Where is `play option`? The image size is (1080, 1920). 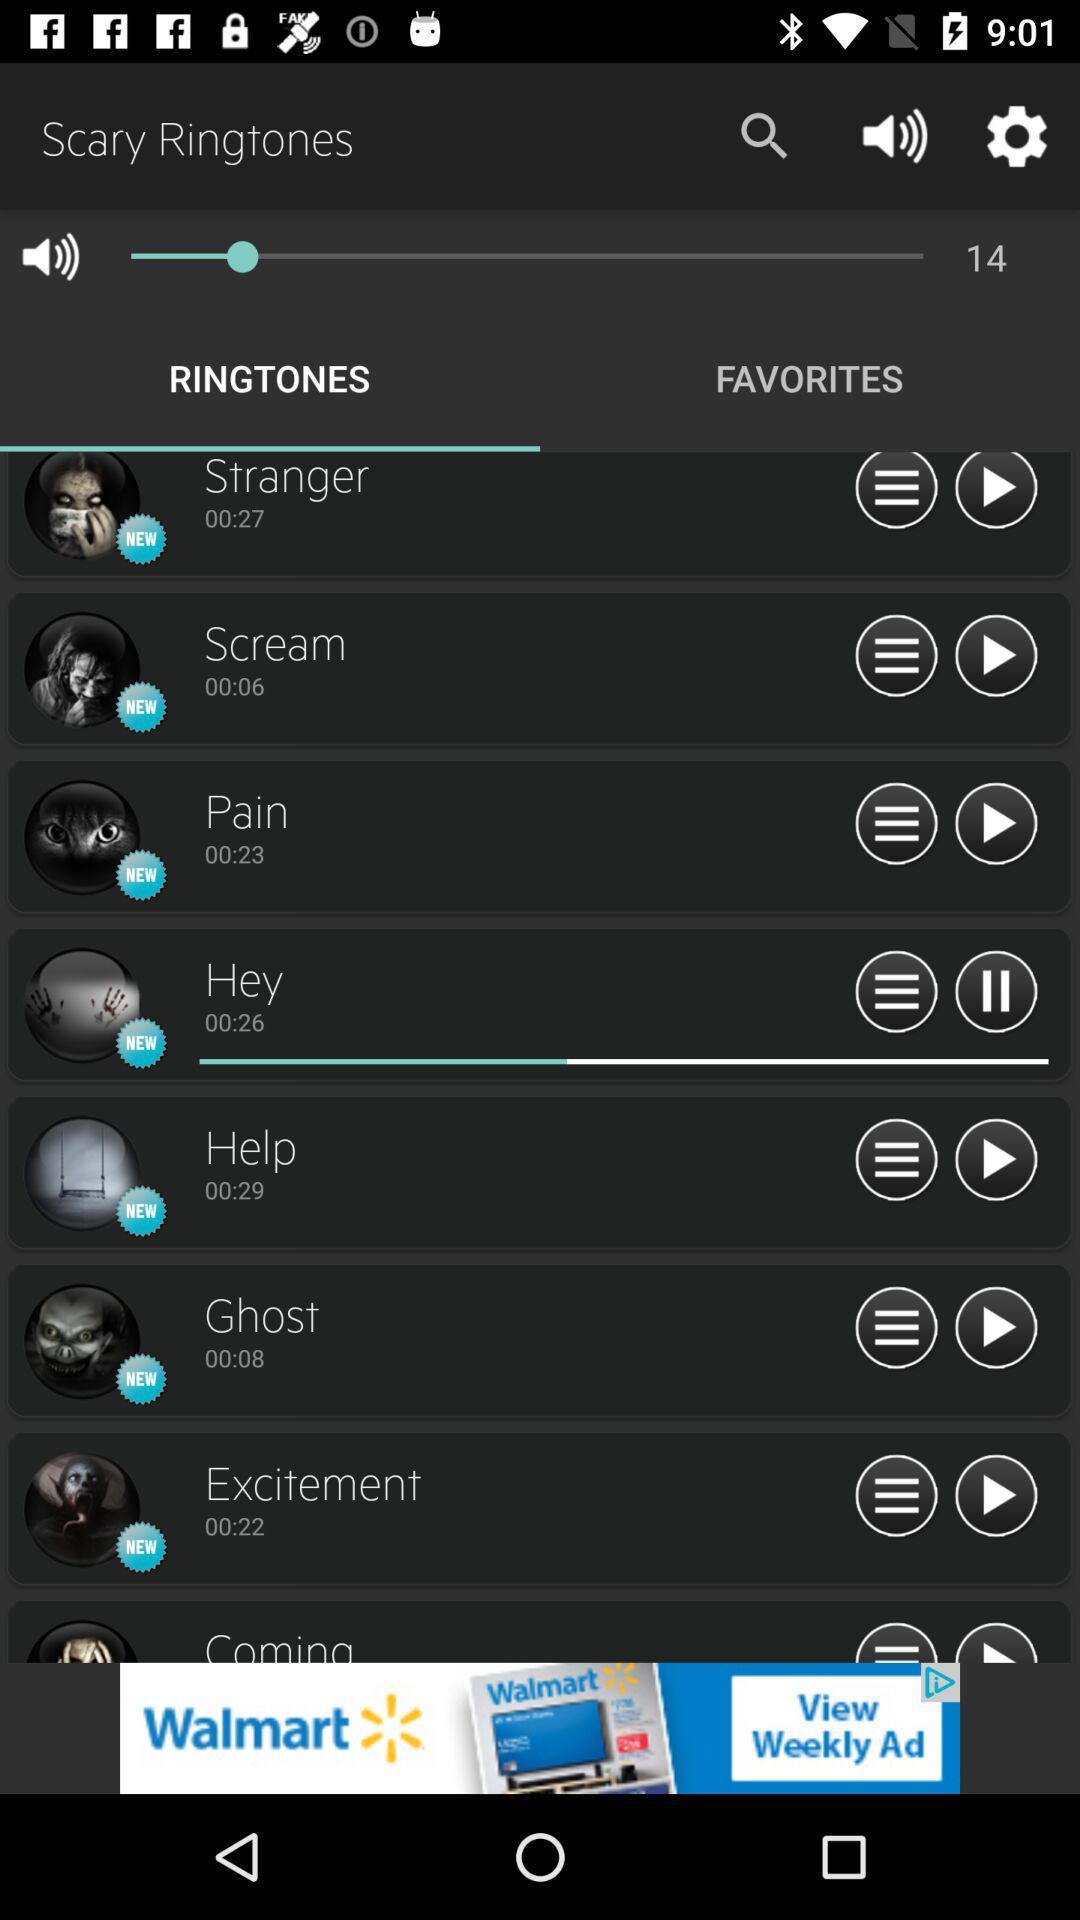
play option is located at coordinates (995, 1329).